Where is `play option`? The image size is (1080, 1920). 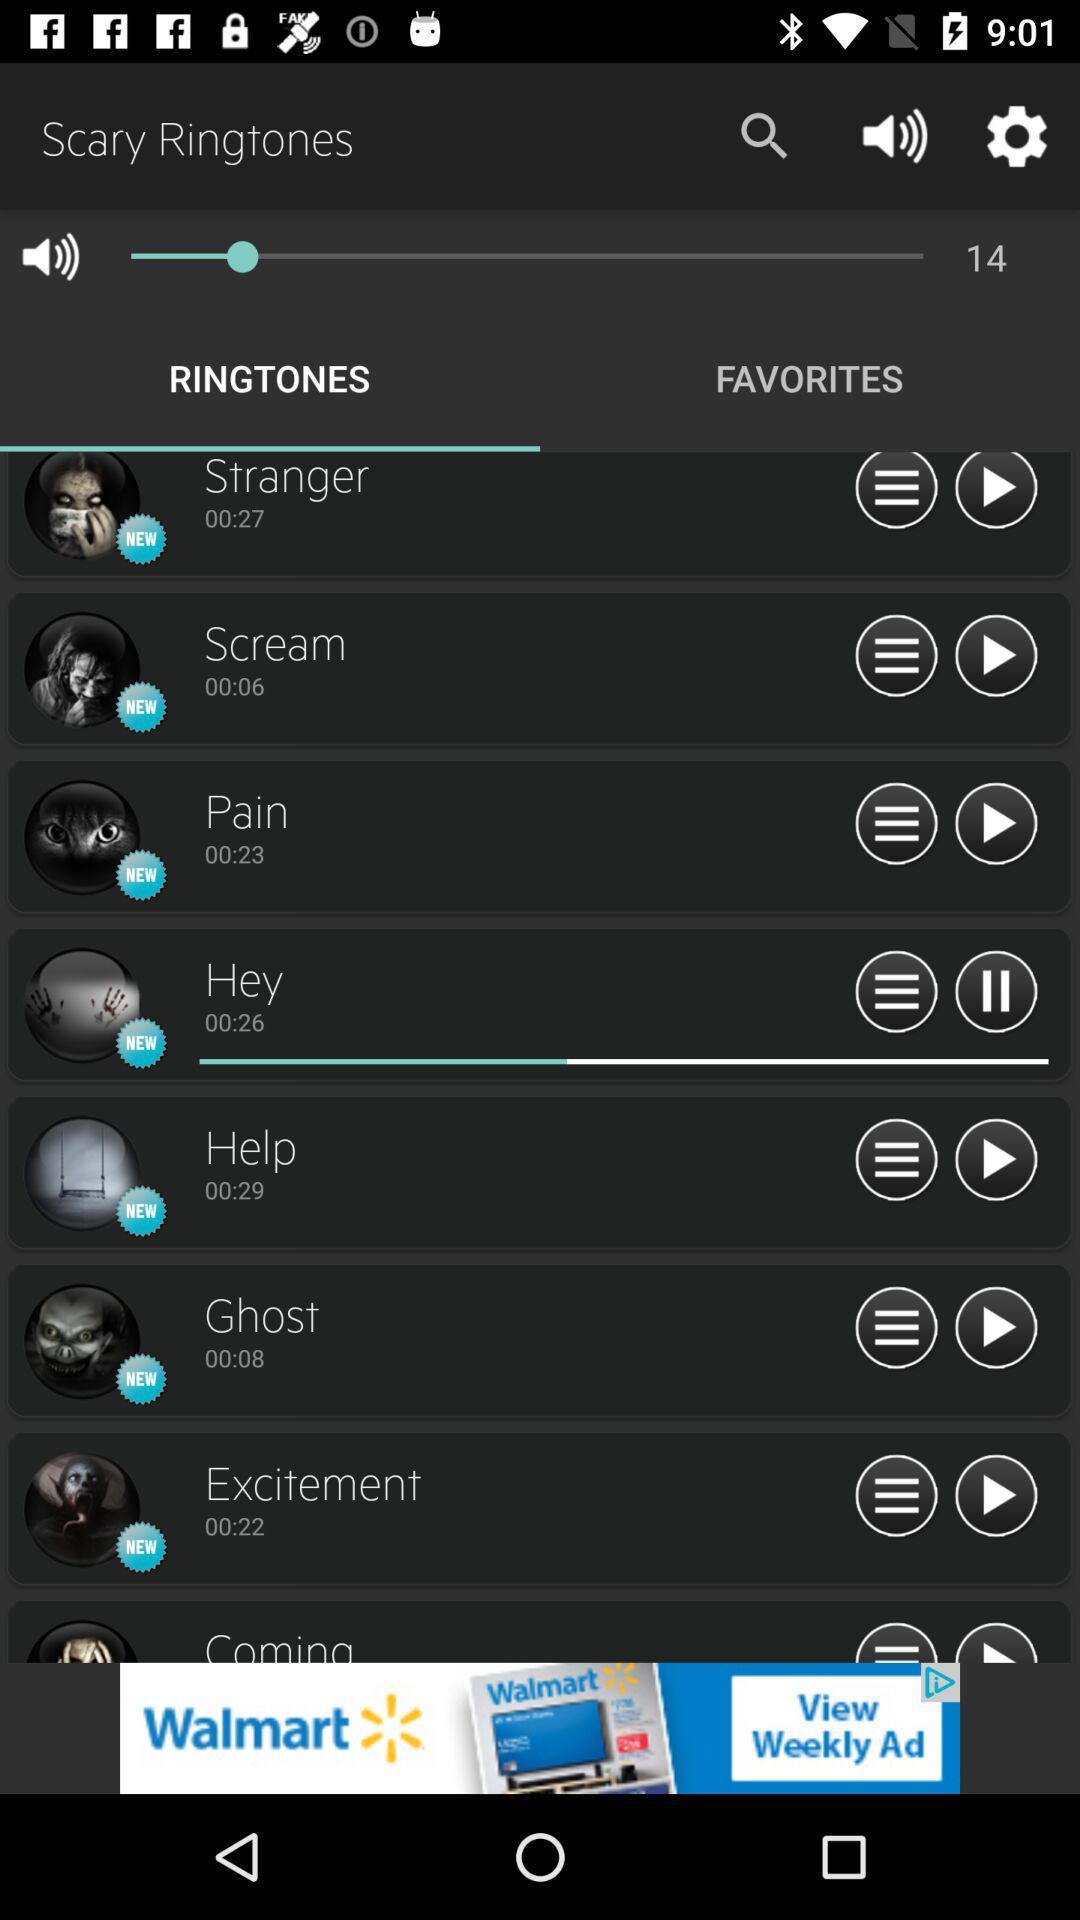
play option is located at coordinates (995, 1329).